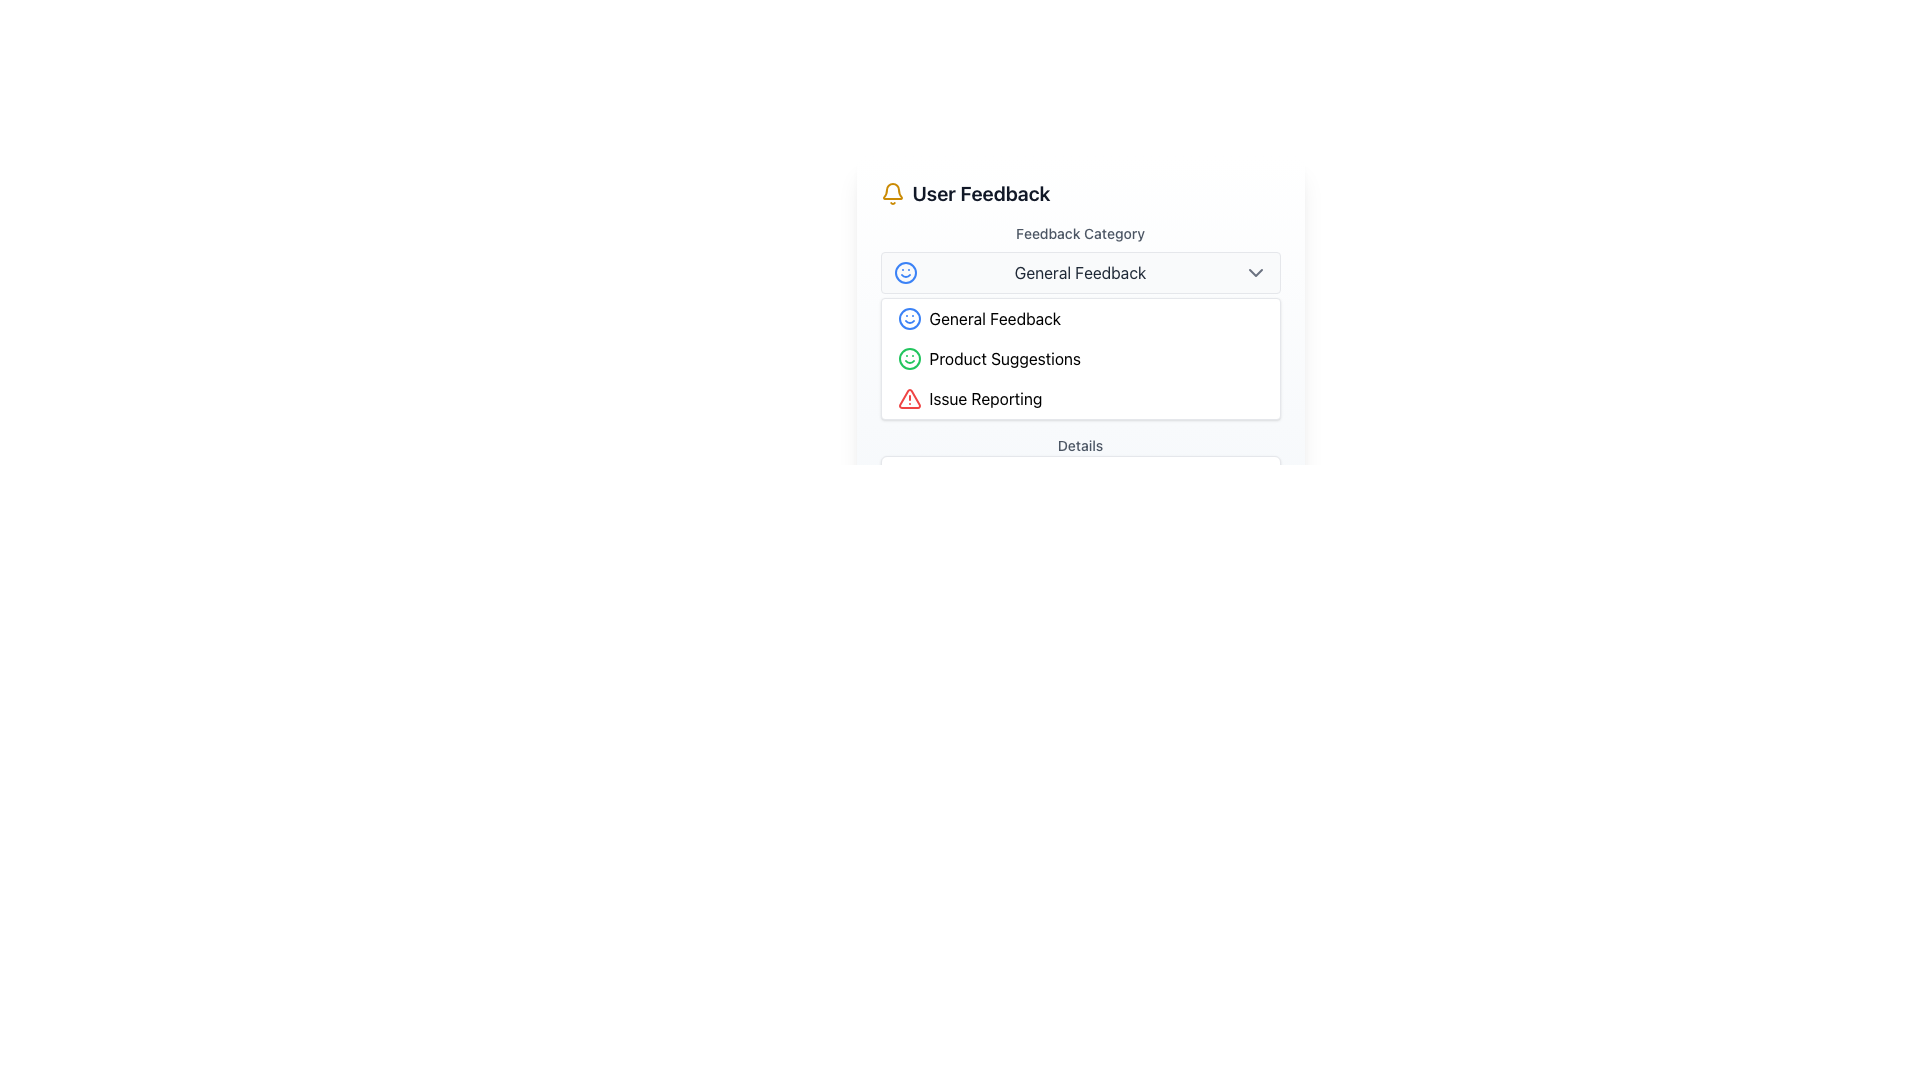  I want to click on the chevron icon located at the far right of the 'General Feedback' dropdown trigger, so click(1254, 273).